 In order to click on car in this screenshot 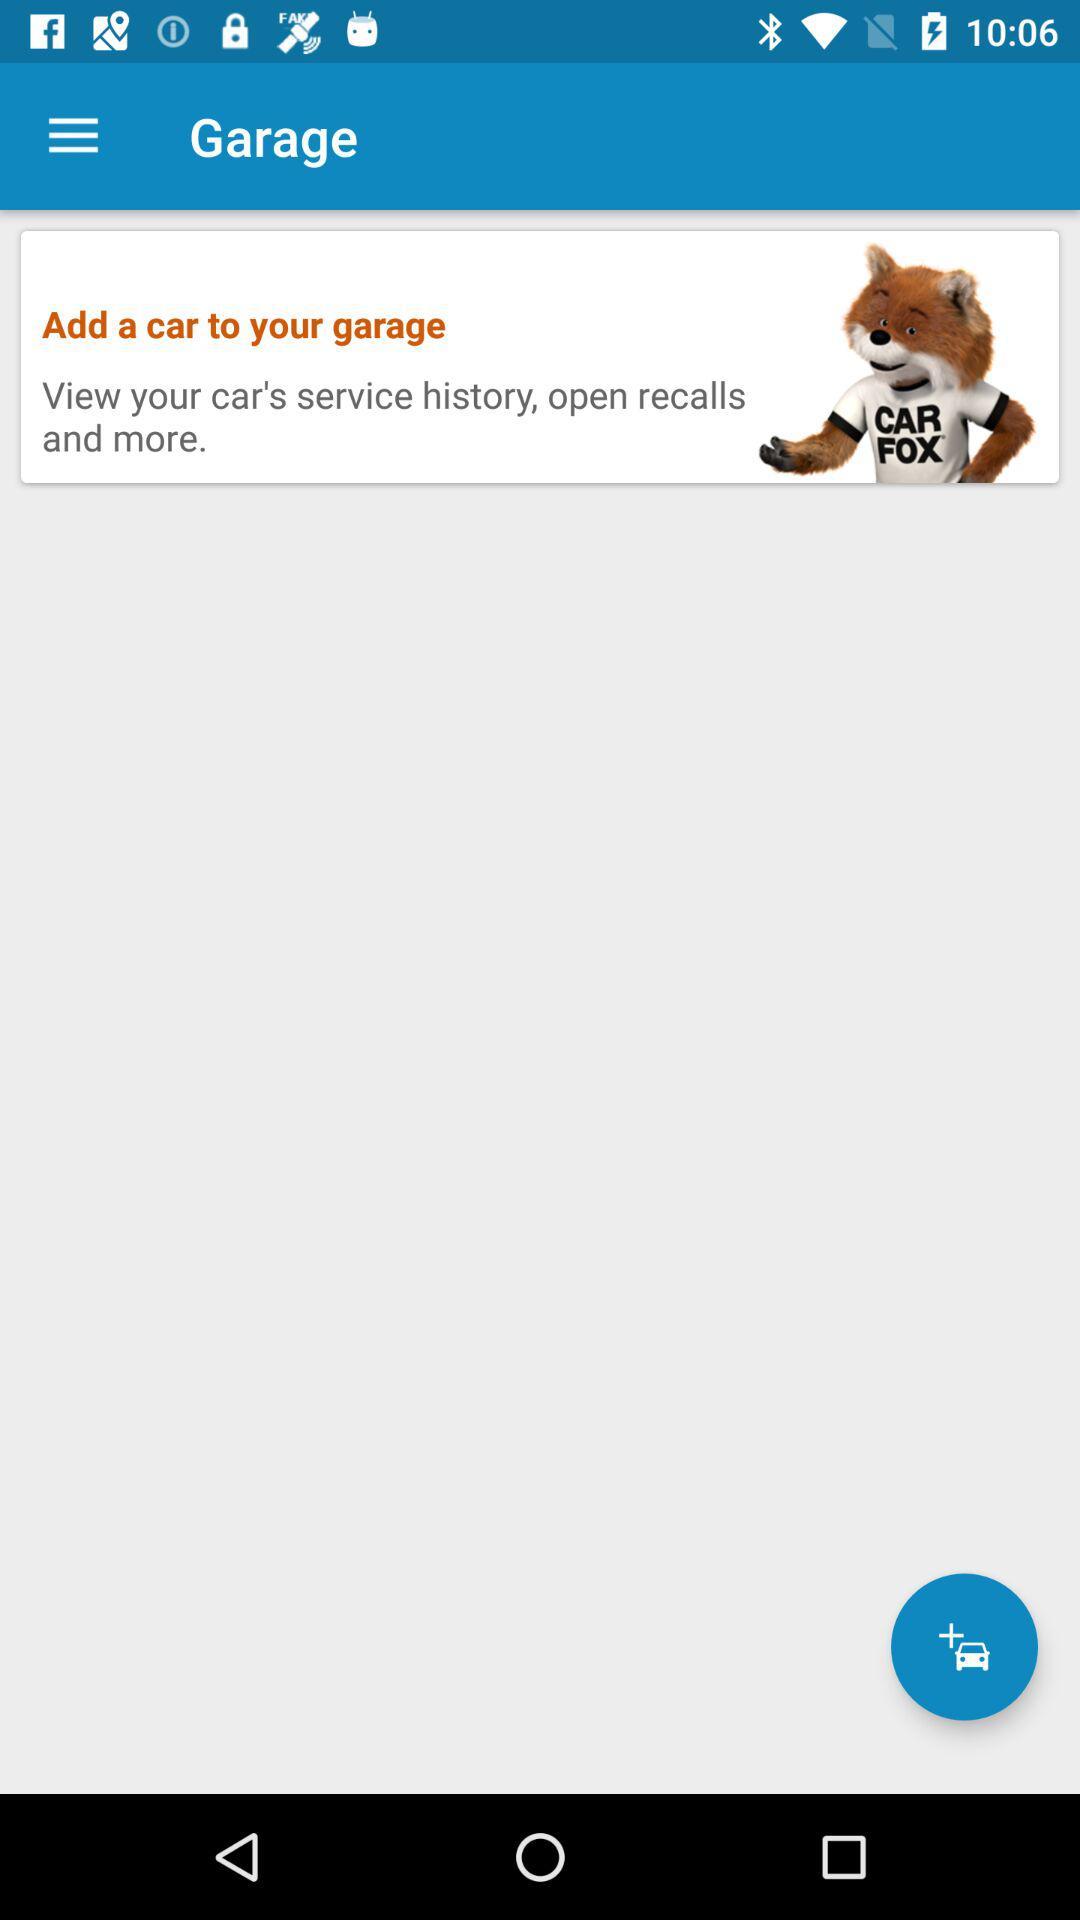, I will do `click(963, 1646)`.